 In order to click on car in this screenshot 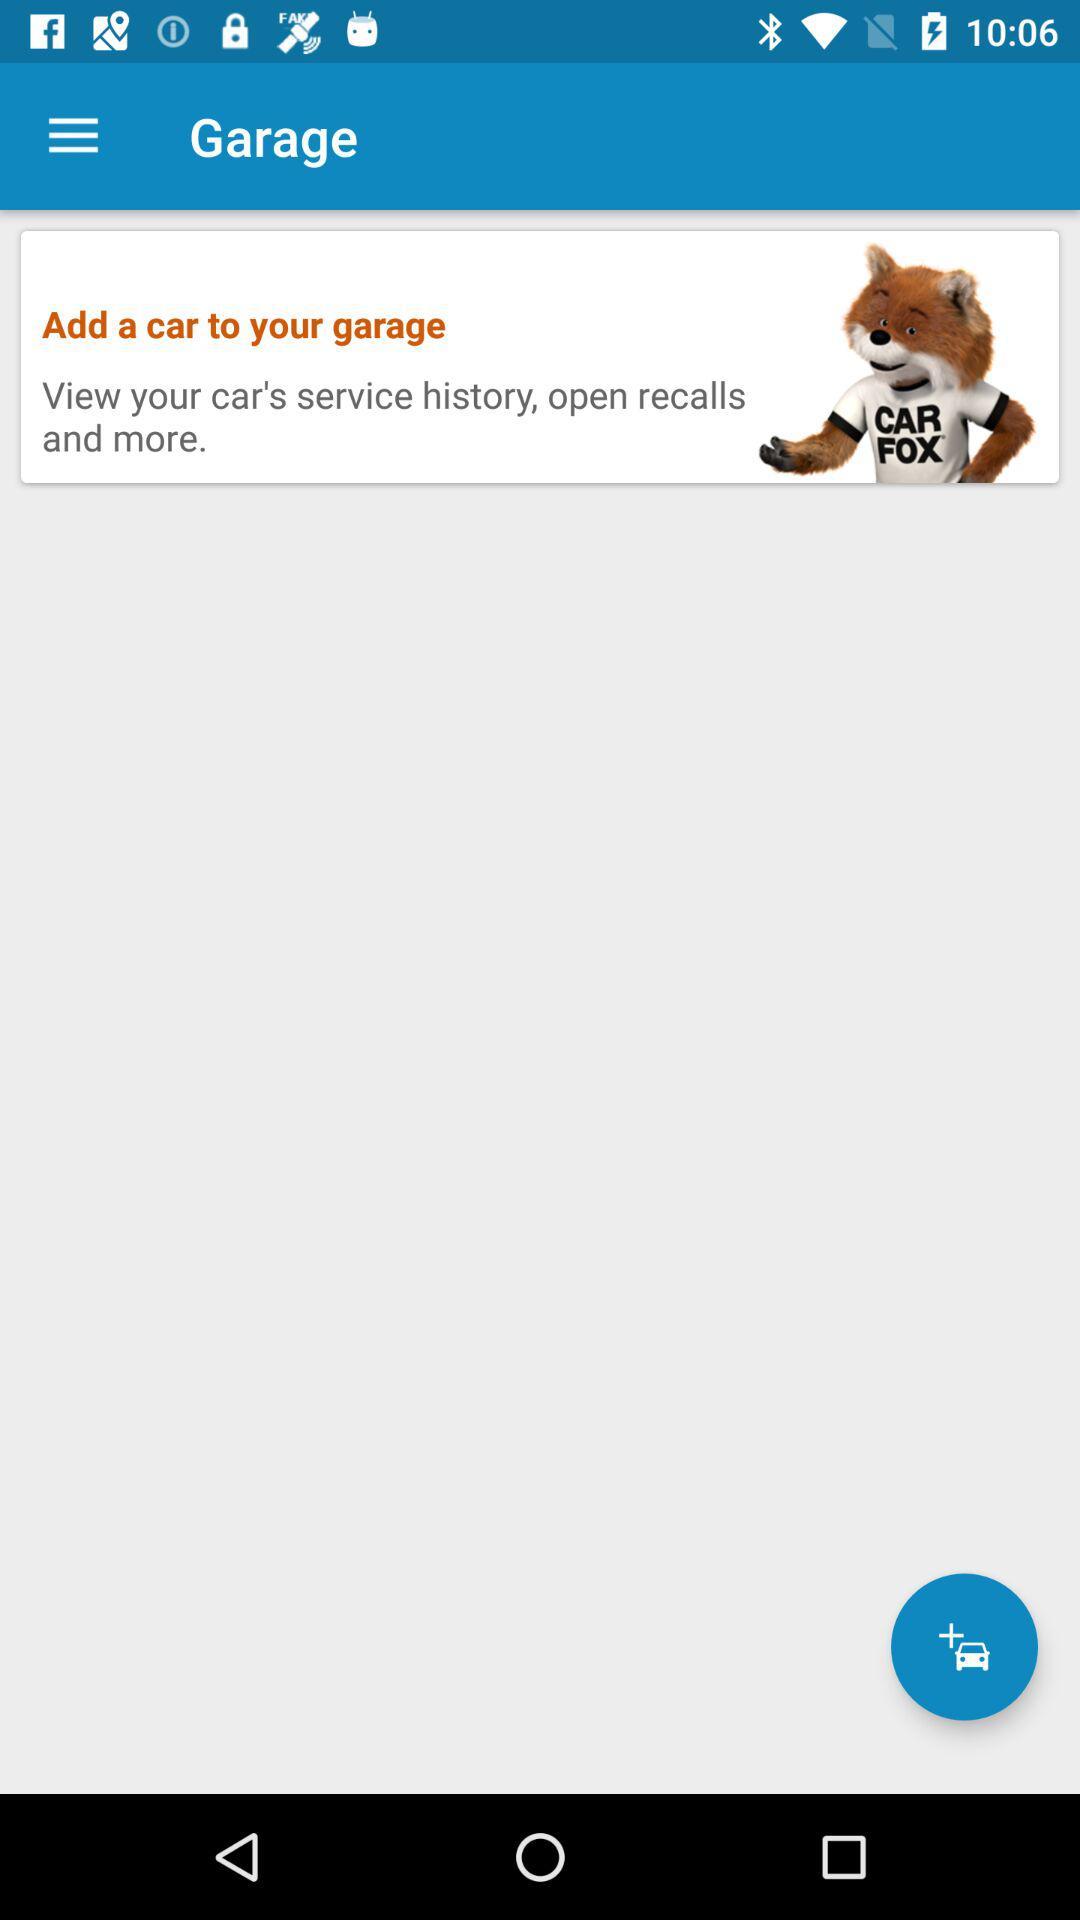, I will do `click(963, 1646)`.